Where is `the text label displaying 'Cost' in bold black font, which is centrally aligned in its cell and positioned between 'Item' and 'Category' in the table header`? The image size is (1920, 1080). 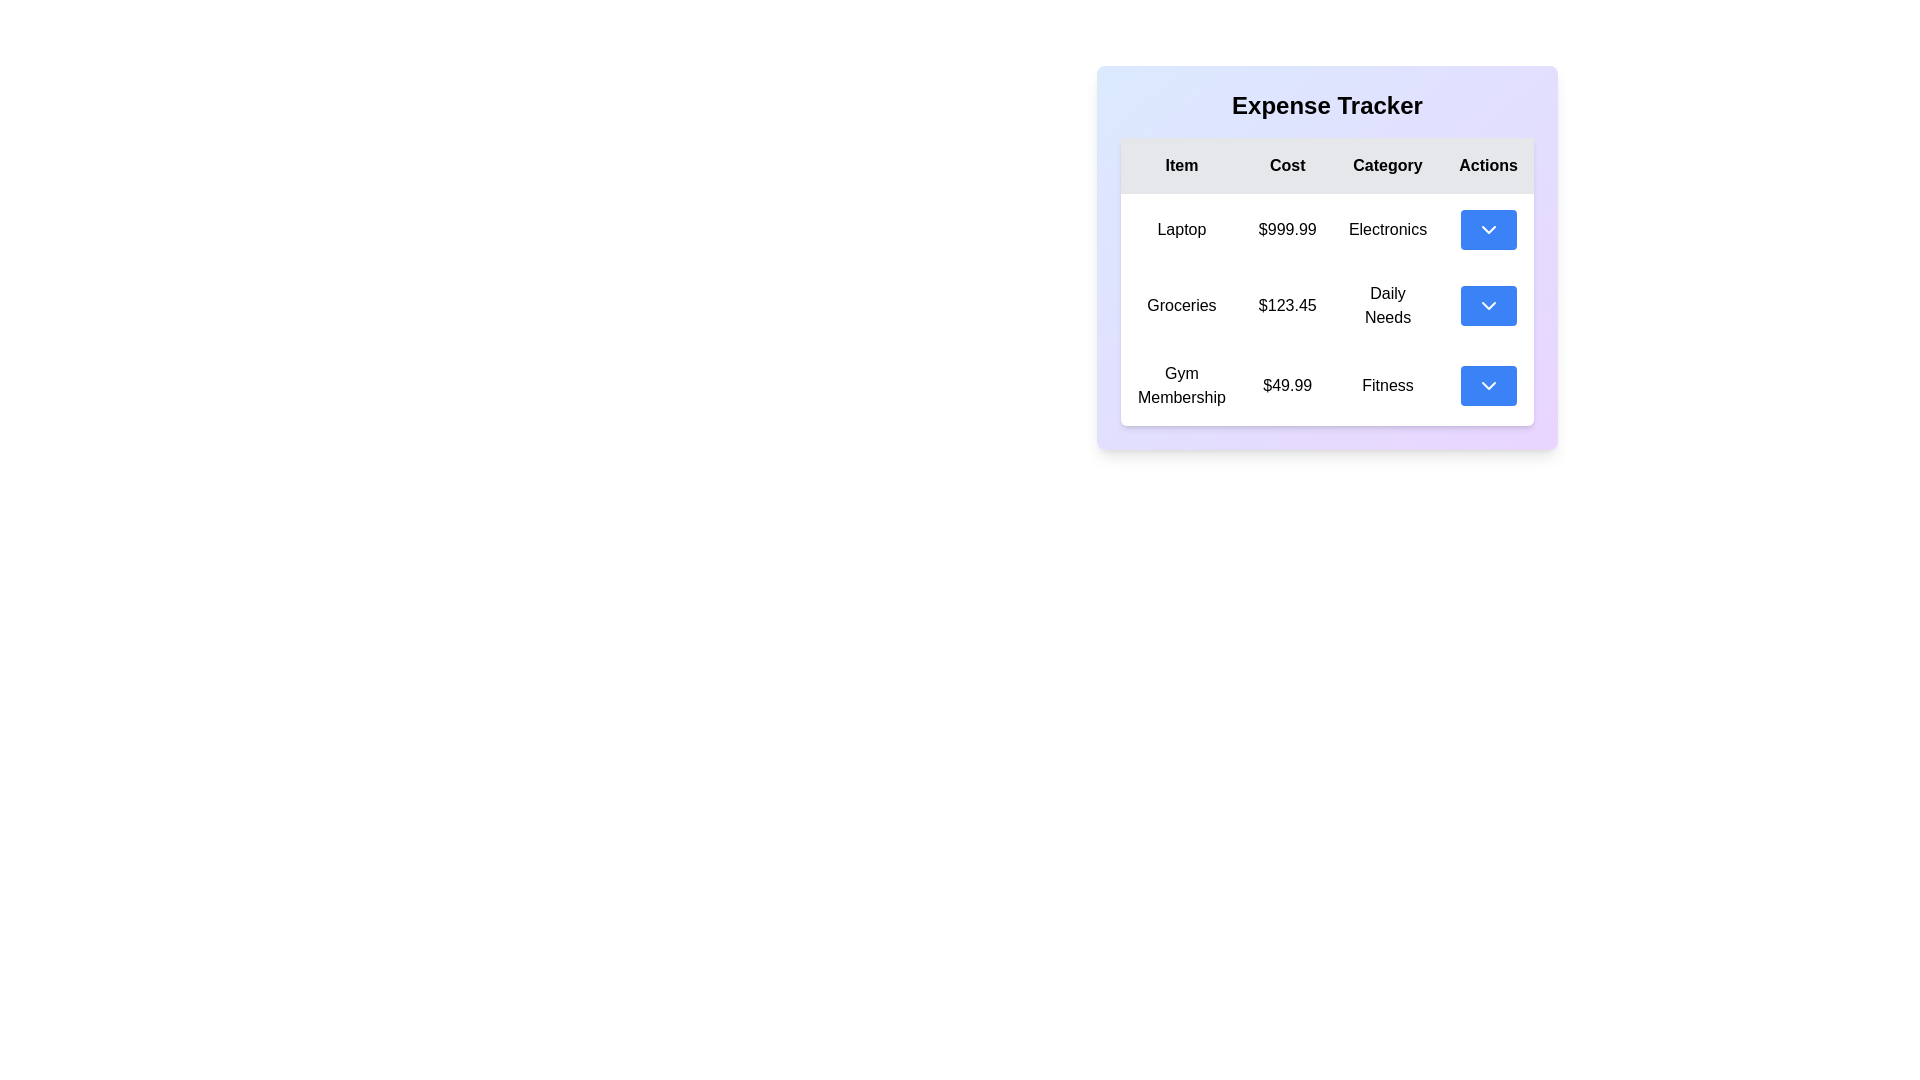 the text label displaying 'Cost' in bold black font, which is centrally aligned in its cell and positioned between 'Item' and 'Category' in the table header is located at coordinates (1287, 164).